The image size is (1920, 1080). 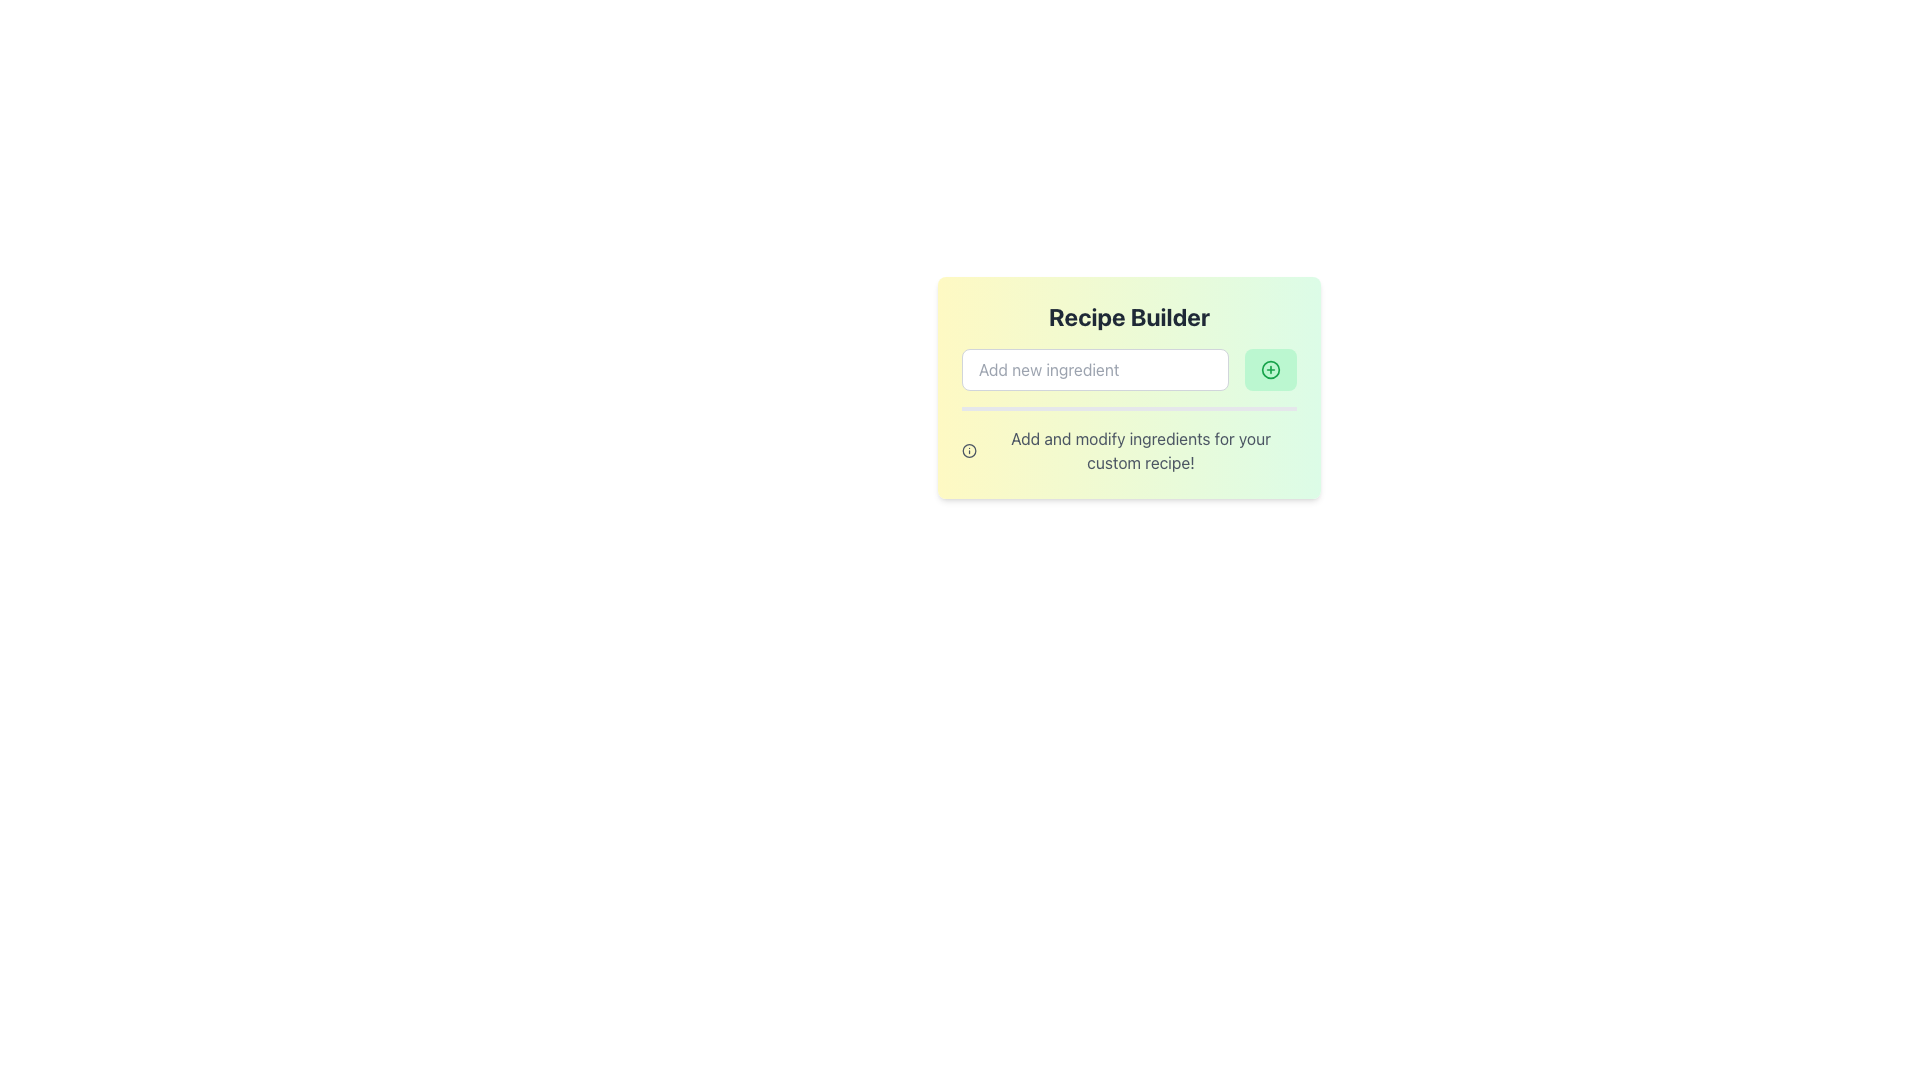 What do you see at coordinates (1270, 370) in the screenshot?
I see `the circular green outlined icon that adds an ingredient in the Recipe Builder interface` at bounding box center [1270, 370].